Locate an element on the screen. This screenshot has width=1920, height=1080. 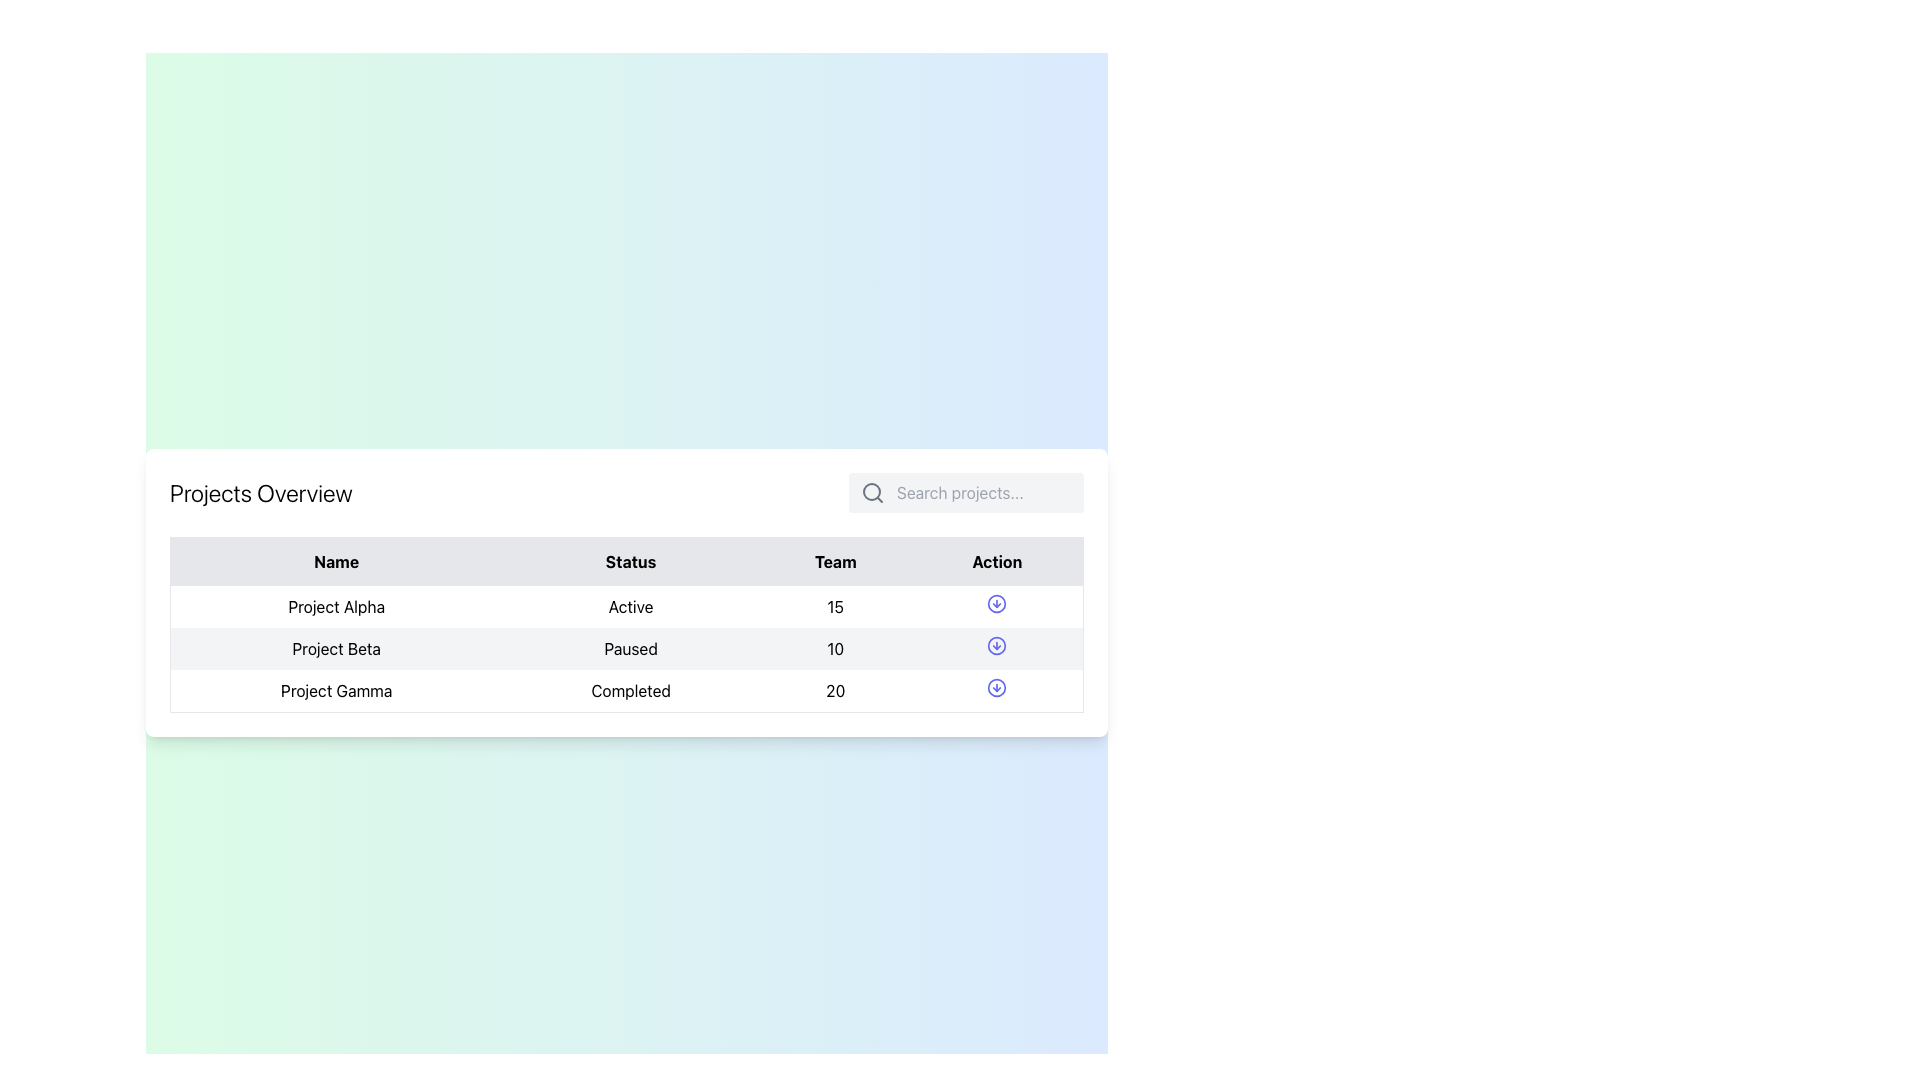
the Text Label representing 'Project Beta' in the second row of the 'Name' column under the 'Projects Overview' heading is located at coordinates (336, 648).